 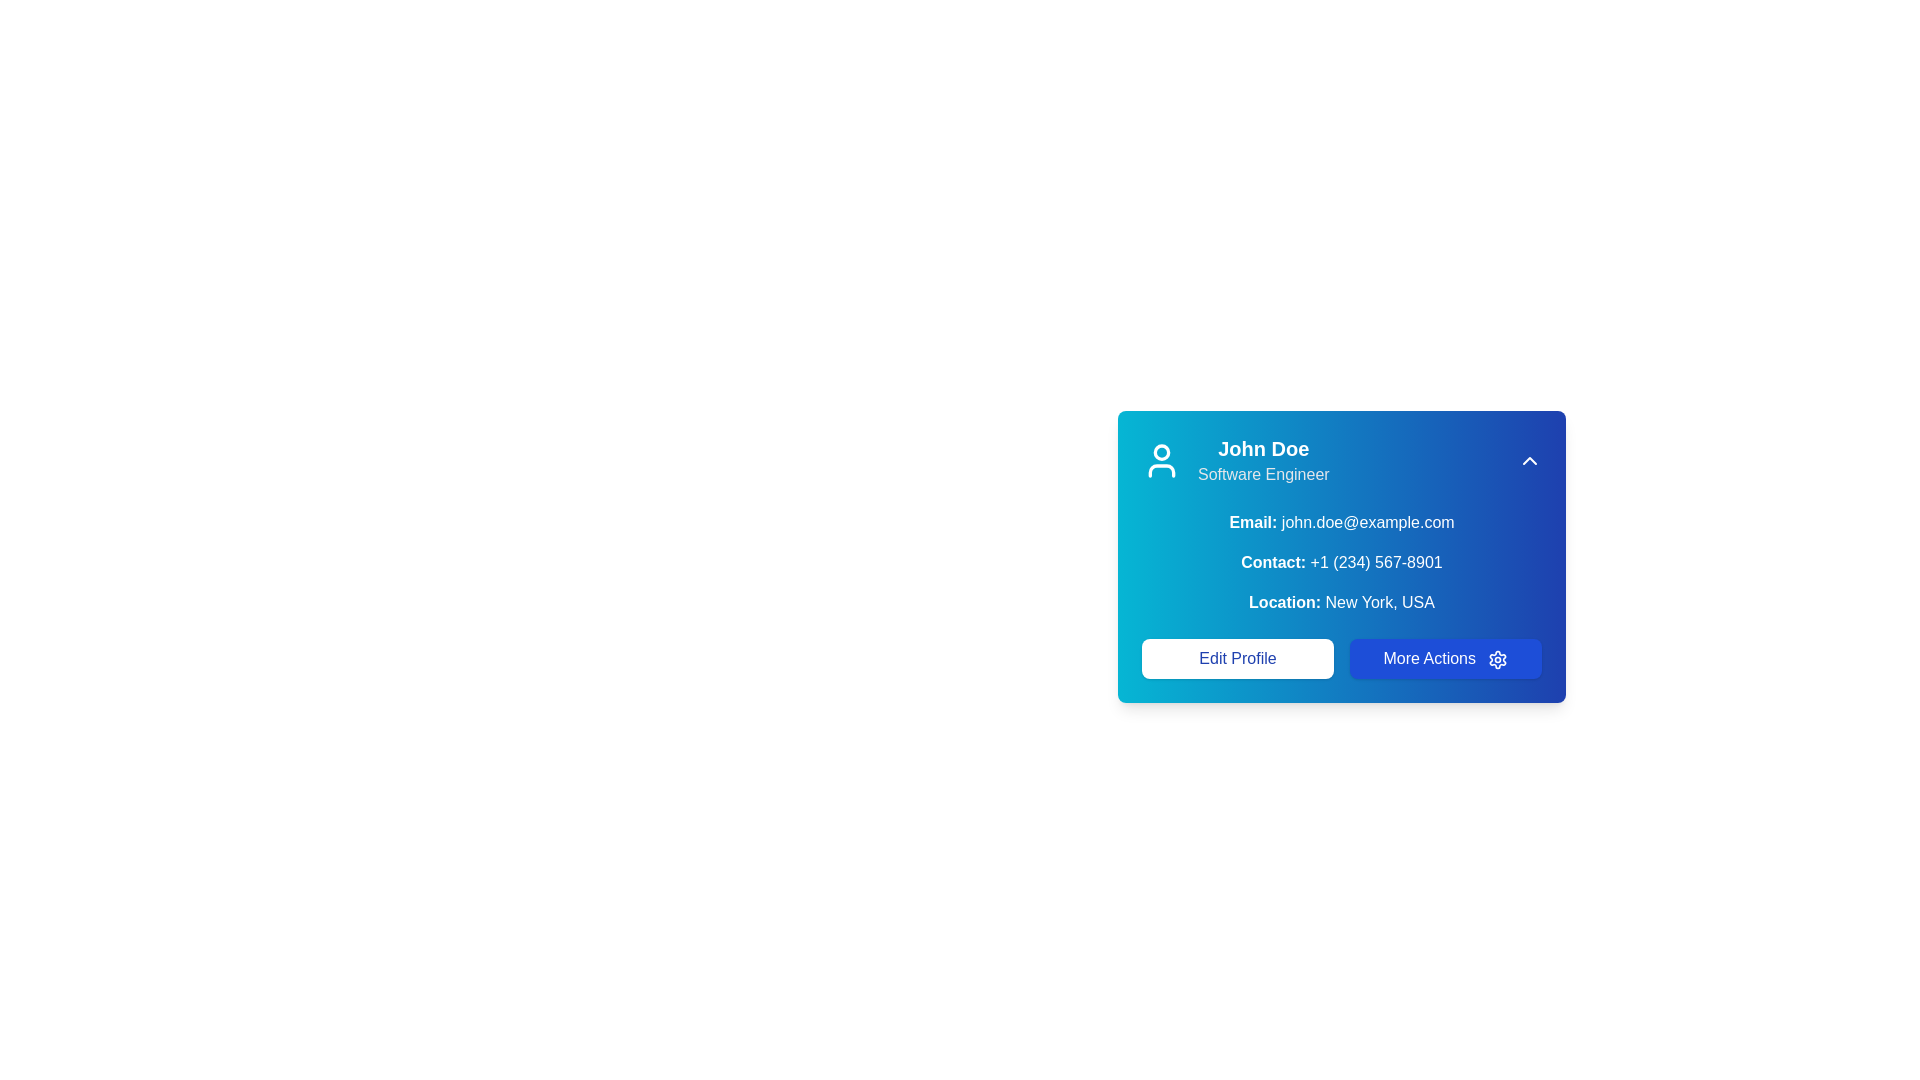 I want to click on the leftmost button, so click(x=1237, y=659).